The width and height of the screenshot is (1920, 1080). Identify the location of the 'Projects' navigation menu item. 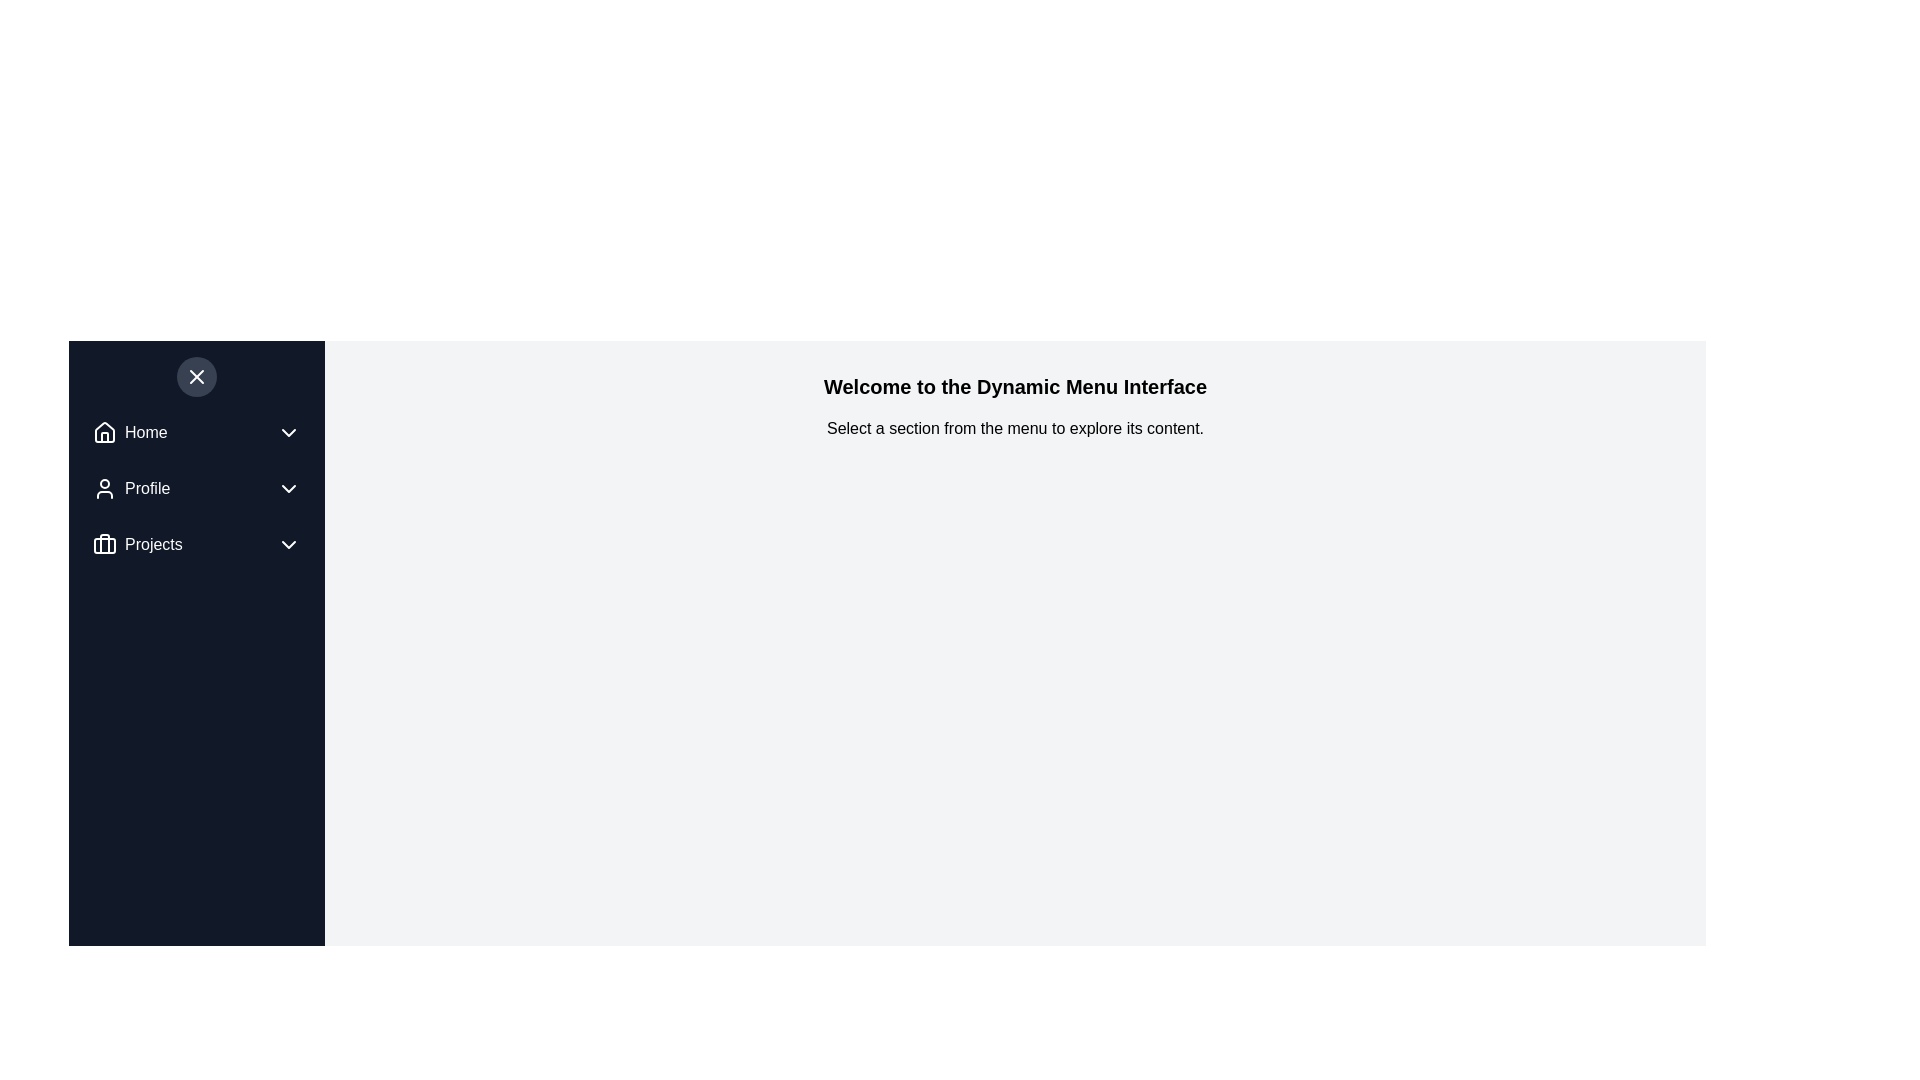
(136, 544).